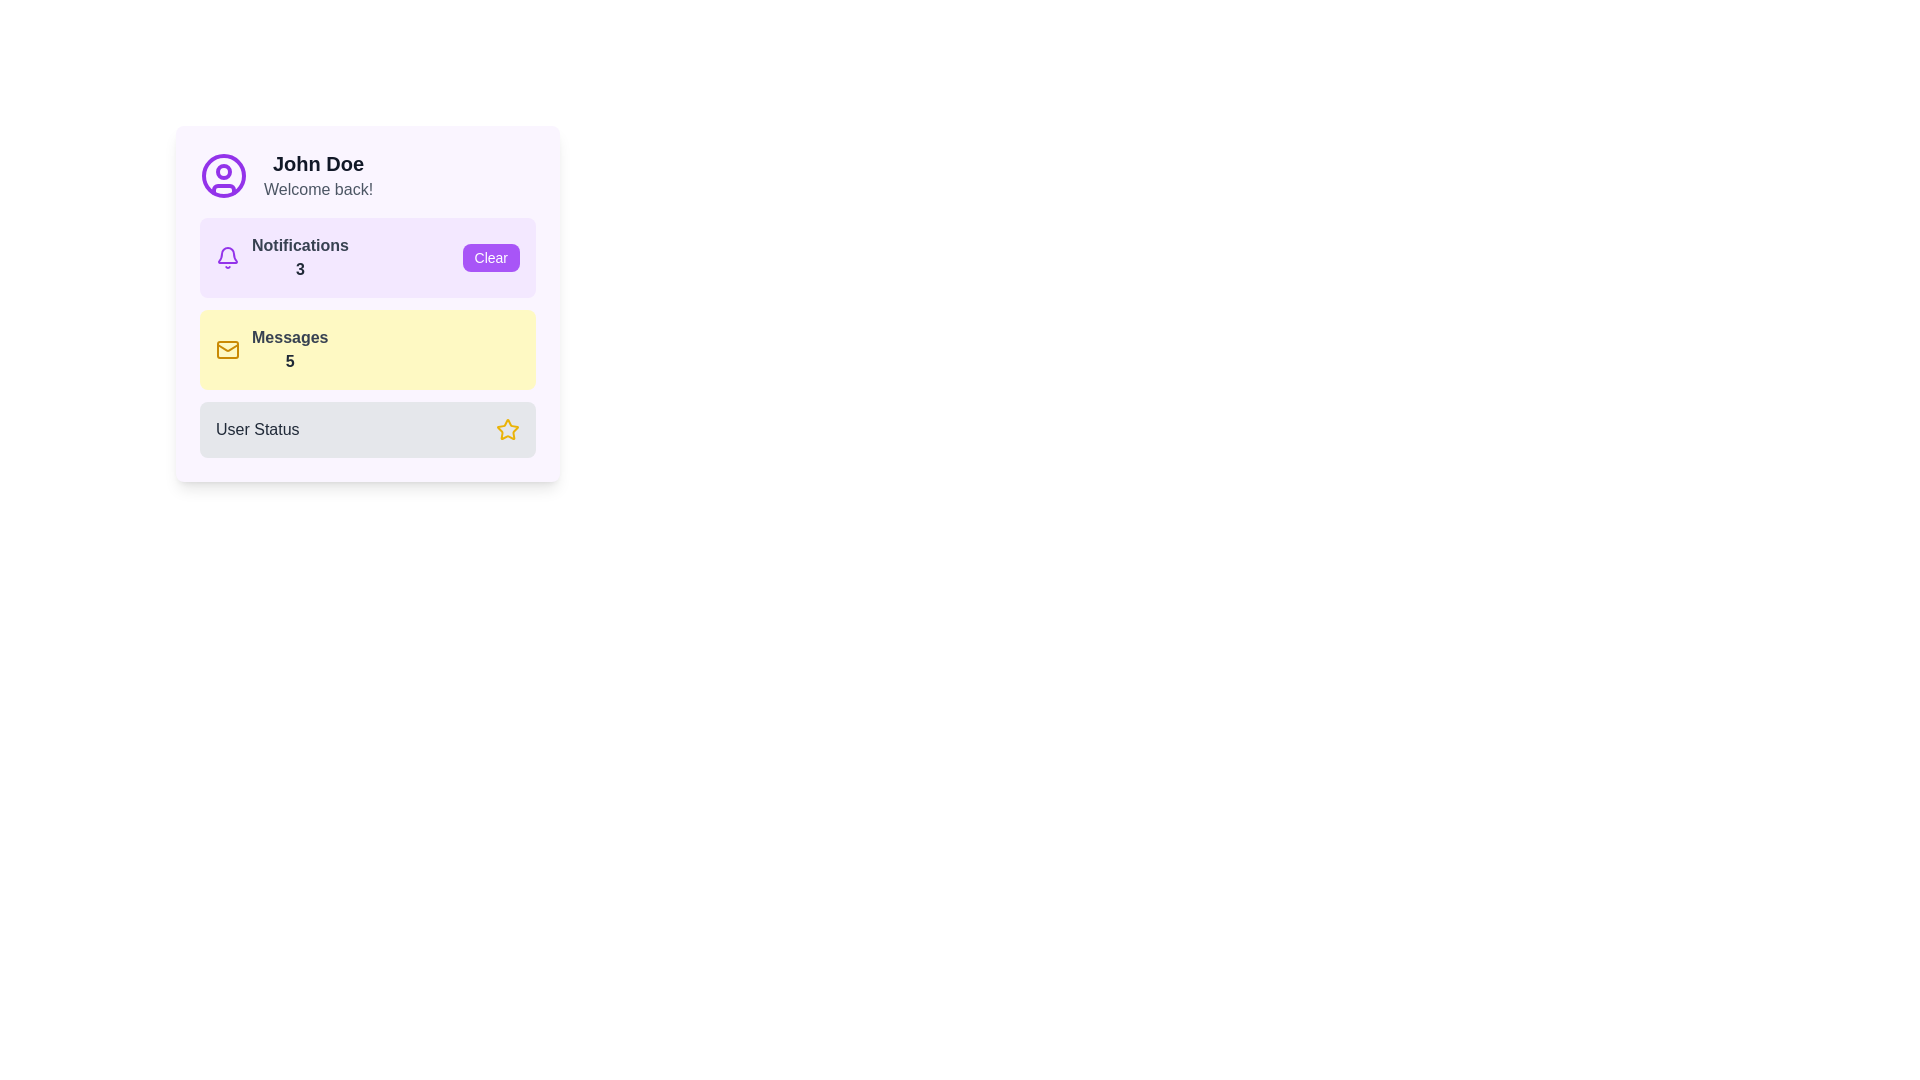 This screenshot has height=1080, width=1920. I want to click on the static text display indicating the number of notifications, which shows 'Notifications' and the count '3' in the notification section of the card layout, so click(299, 257).